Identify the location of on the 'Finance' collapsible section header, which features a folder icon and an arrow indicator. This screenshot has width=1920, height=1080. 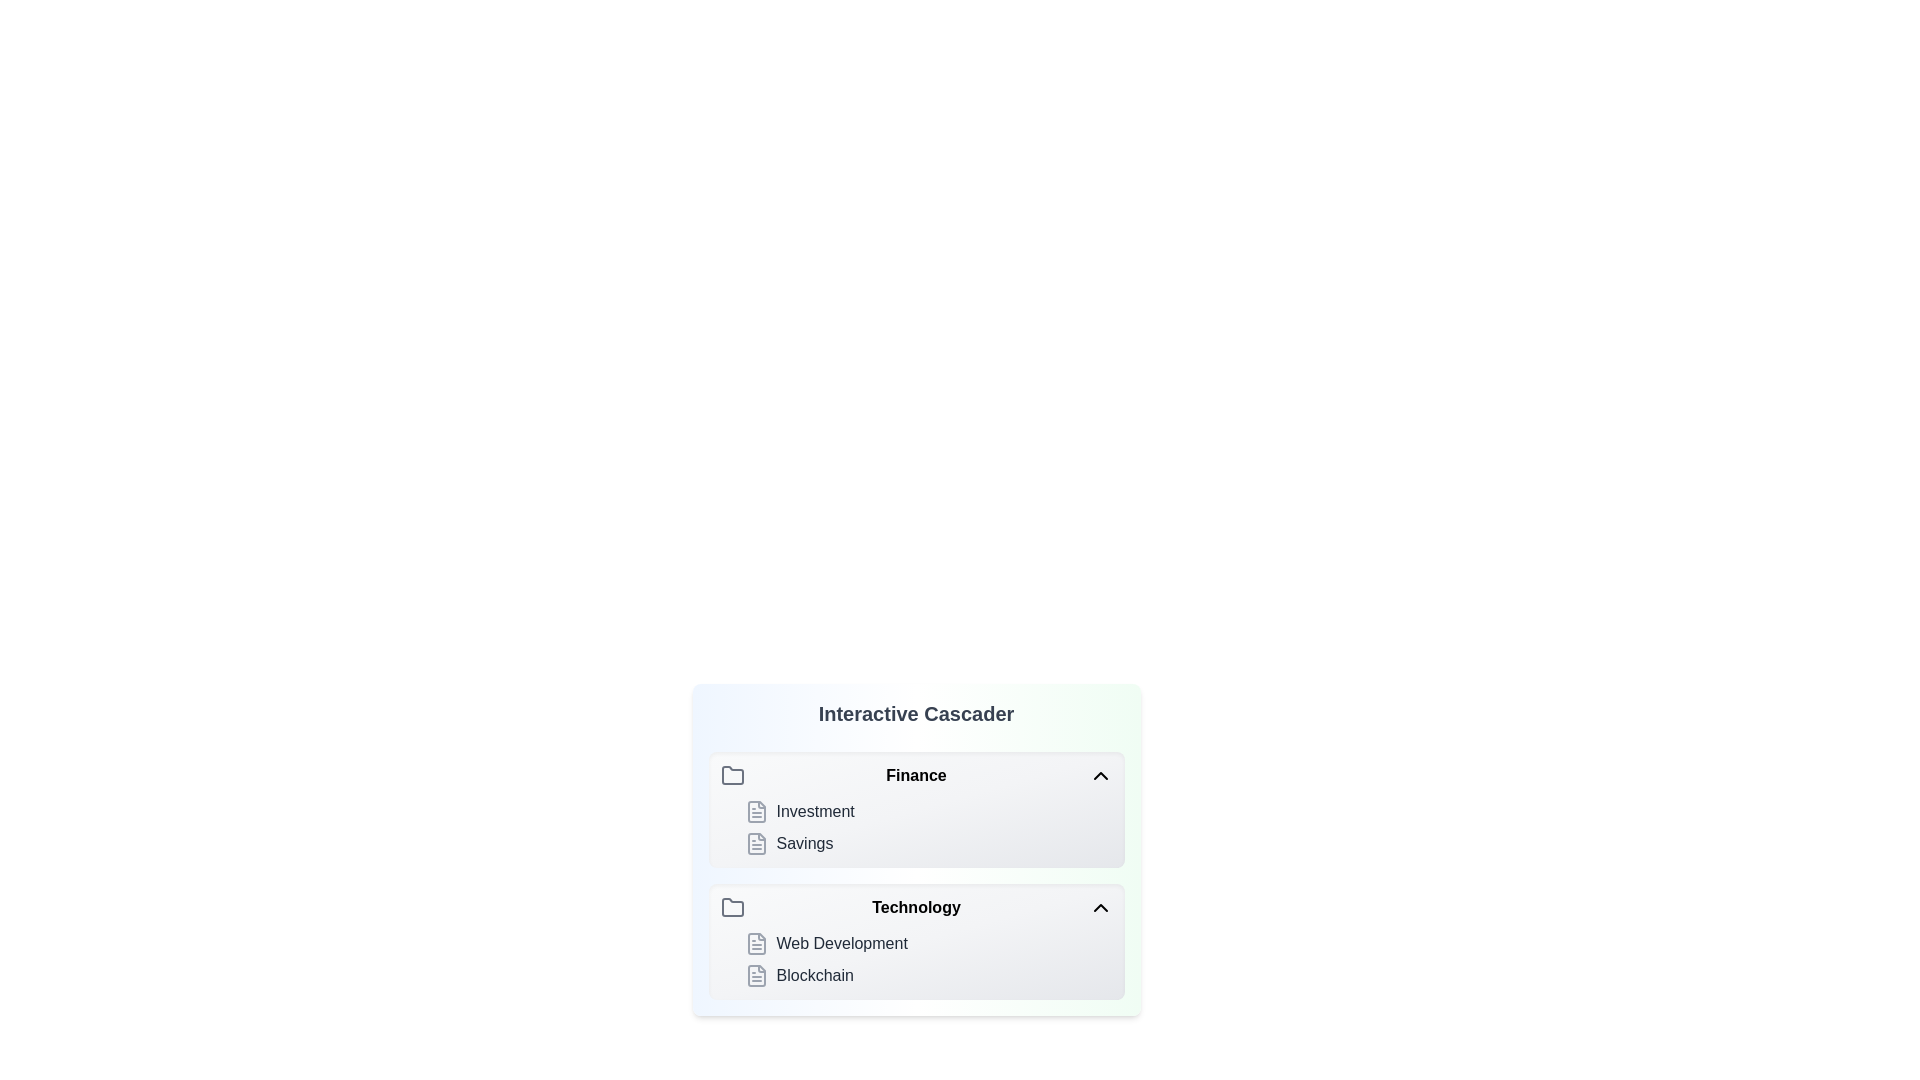
(915, 774).